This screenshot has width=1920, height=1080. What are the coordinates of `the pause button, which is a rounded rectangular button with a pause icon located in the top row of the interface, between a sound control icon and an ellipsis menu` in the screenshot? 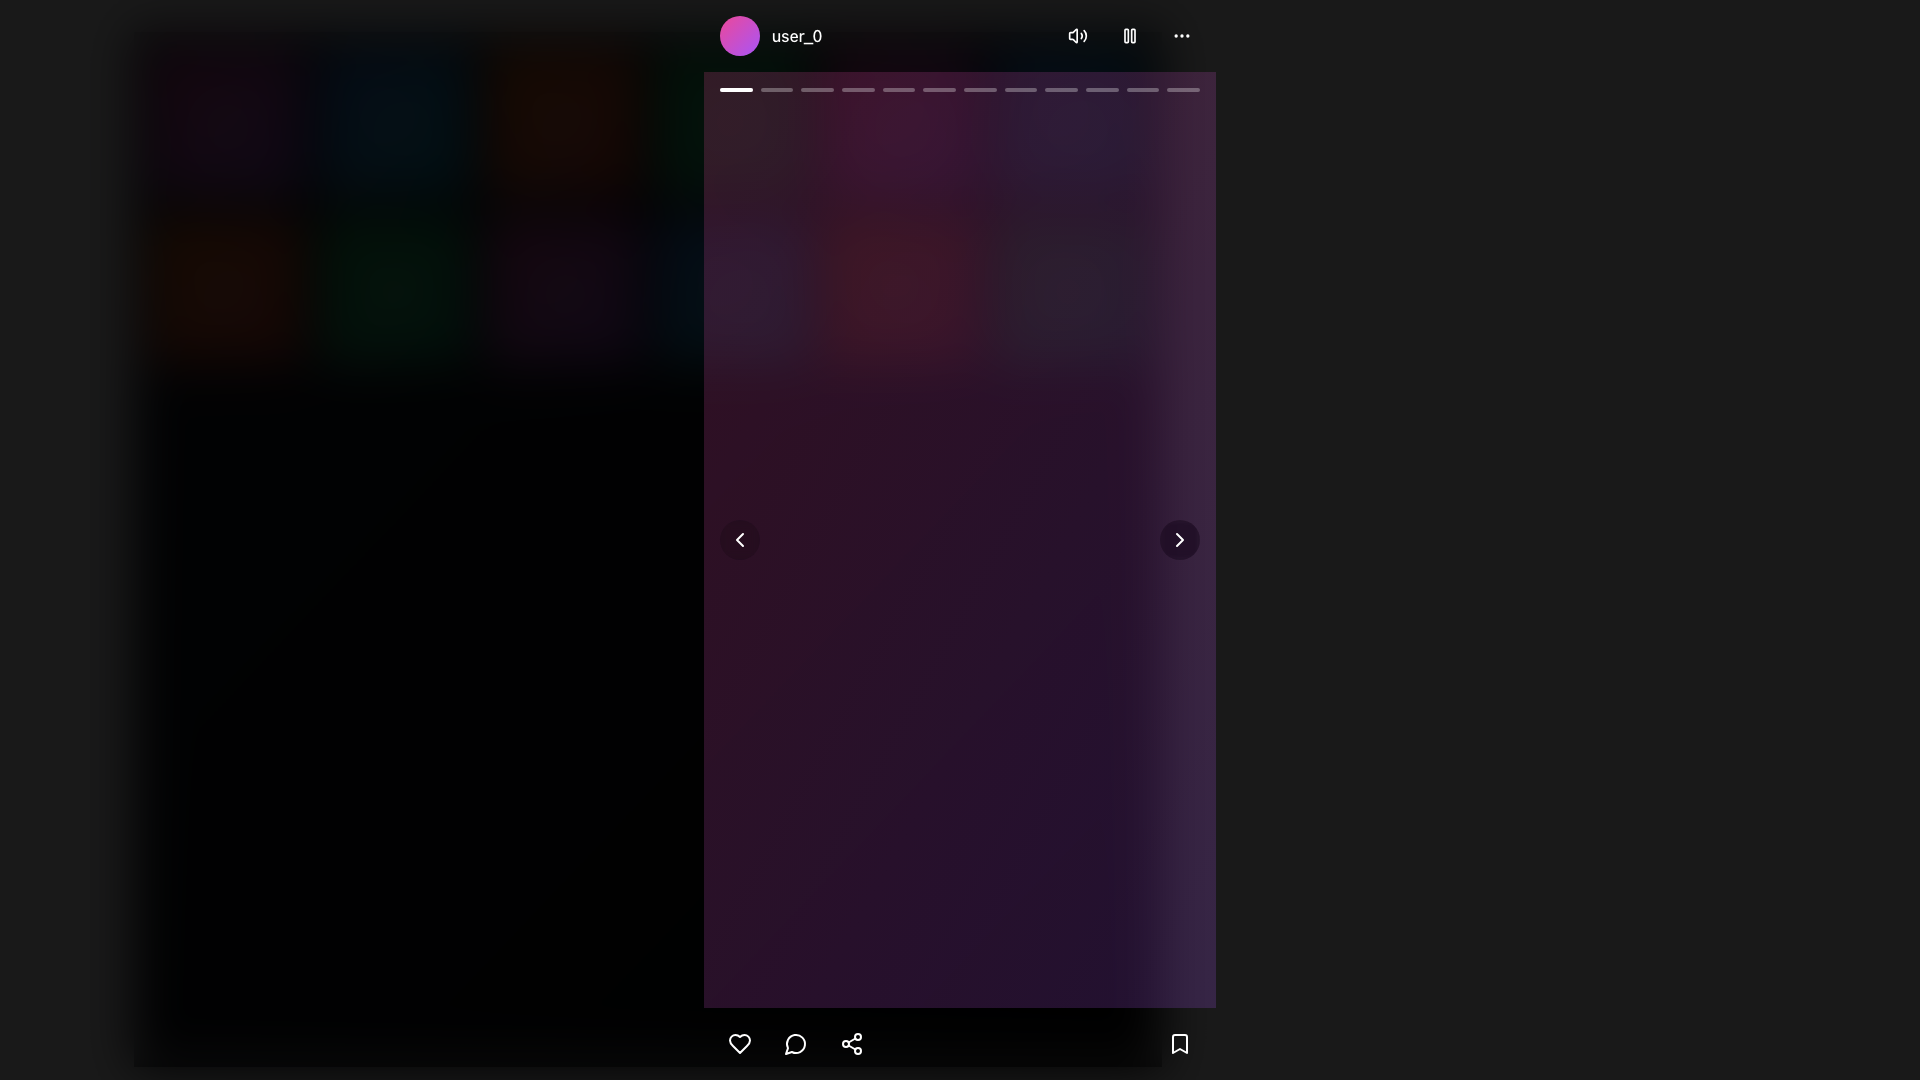 It's located at (1129, 35).